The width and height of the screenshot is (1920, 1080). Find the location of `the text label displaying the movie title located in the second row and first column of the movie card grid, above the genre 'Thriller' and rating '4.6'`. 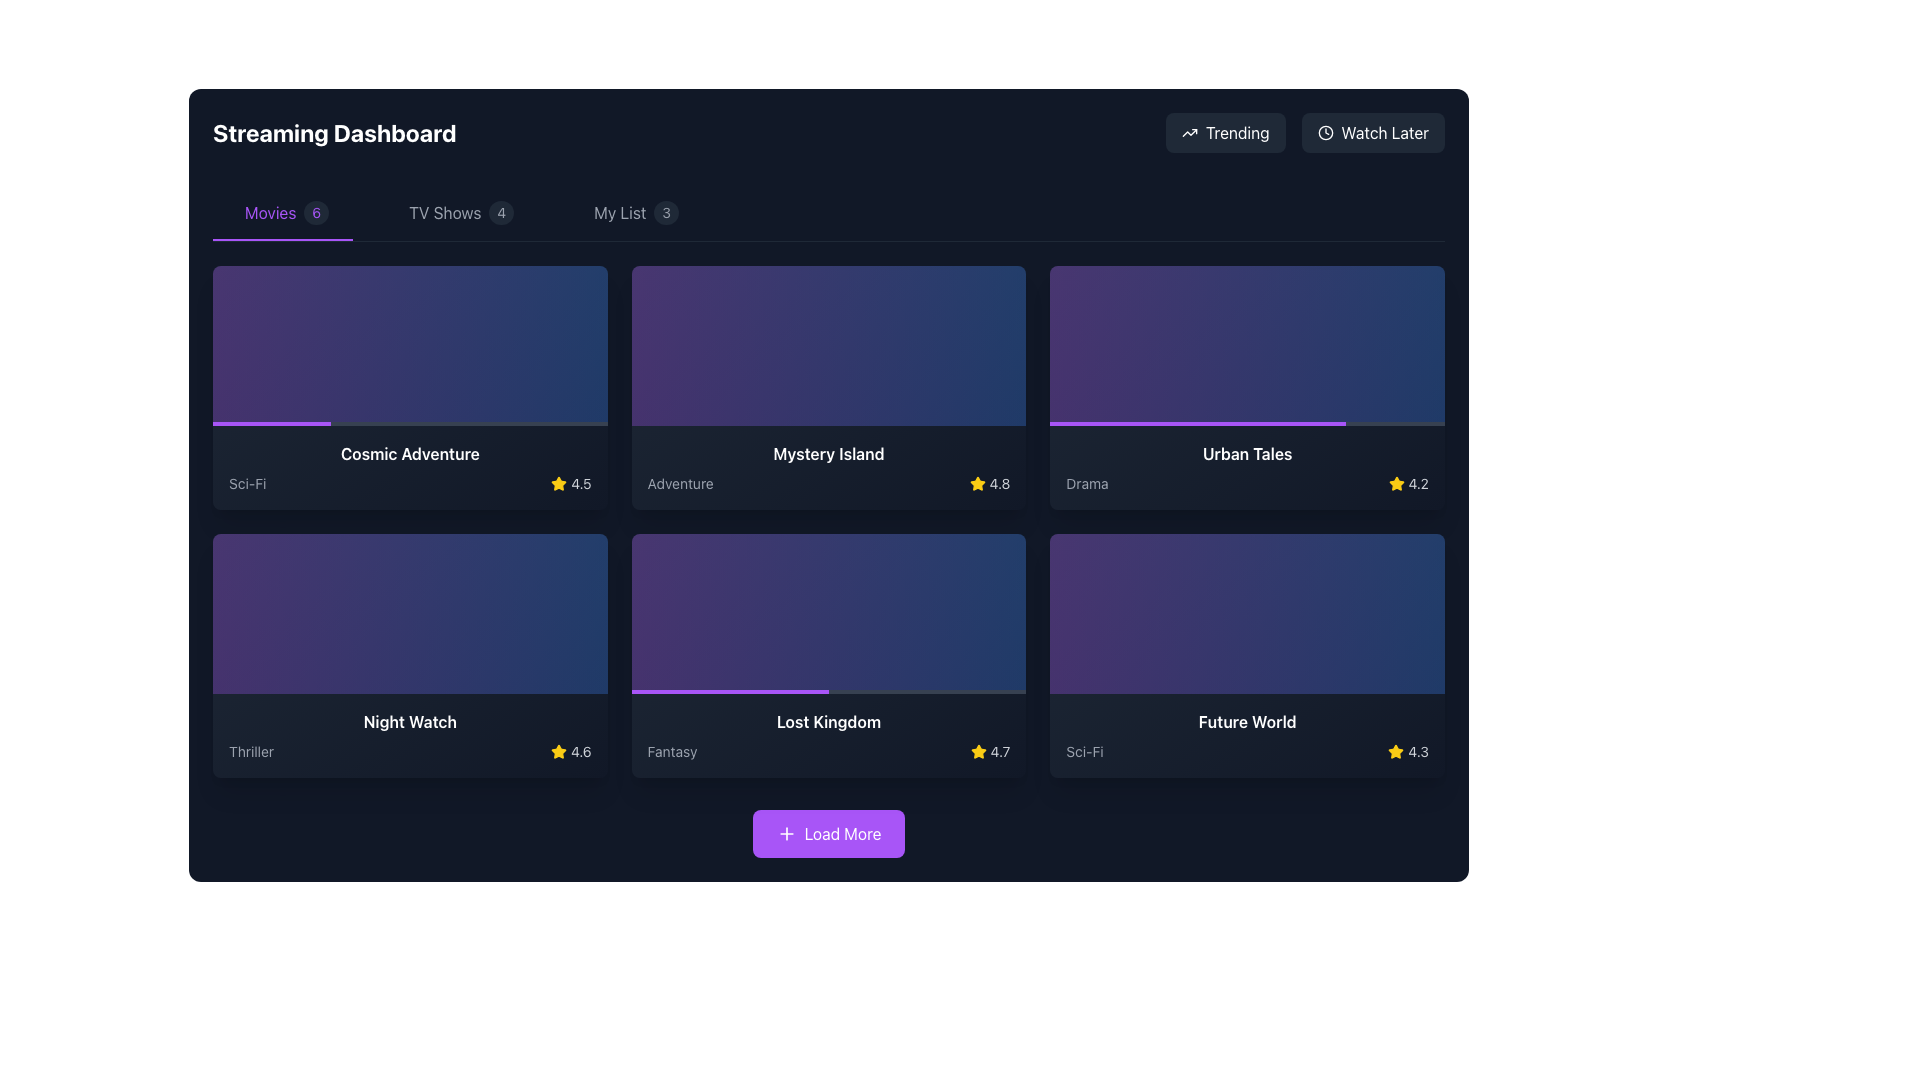

the text label displaying the movie title located in the second row and first column of the movie card grid, above the genre 'Thriller' and rating '4.6' is located at coordinates (409, 721).